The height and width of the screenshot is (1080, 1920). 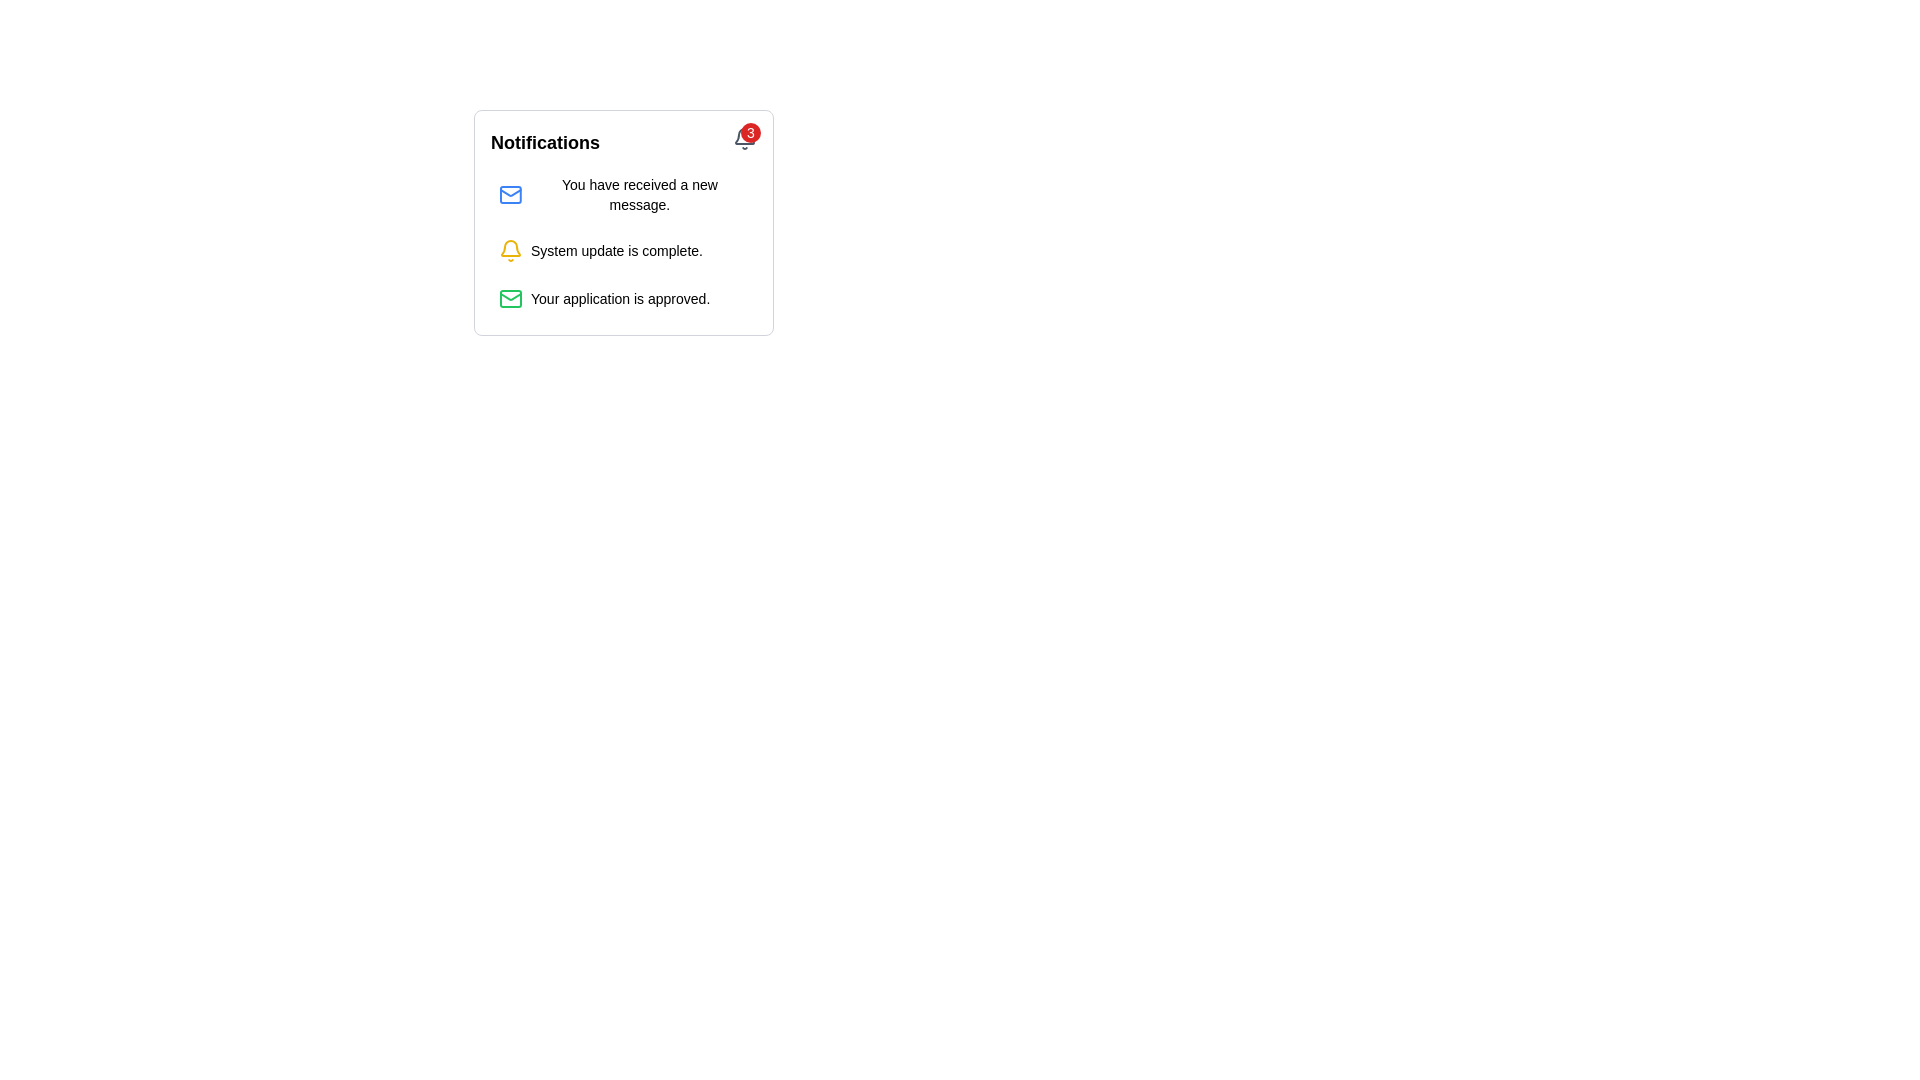 What do you see at coordinates (743, 137) in the screenshot?
I see `the notification icon located at the top-right corner of the notification bubble` at bounding box center [743, 137].